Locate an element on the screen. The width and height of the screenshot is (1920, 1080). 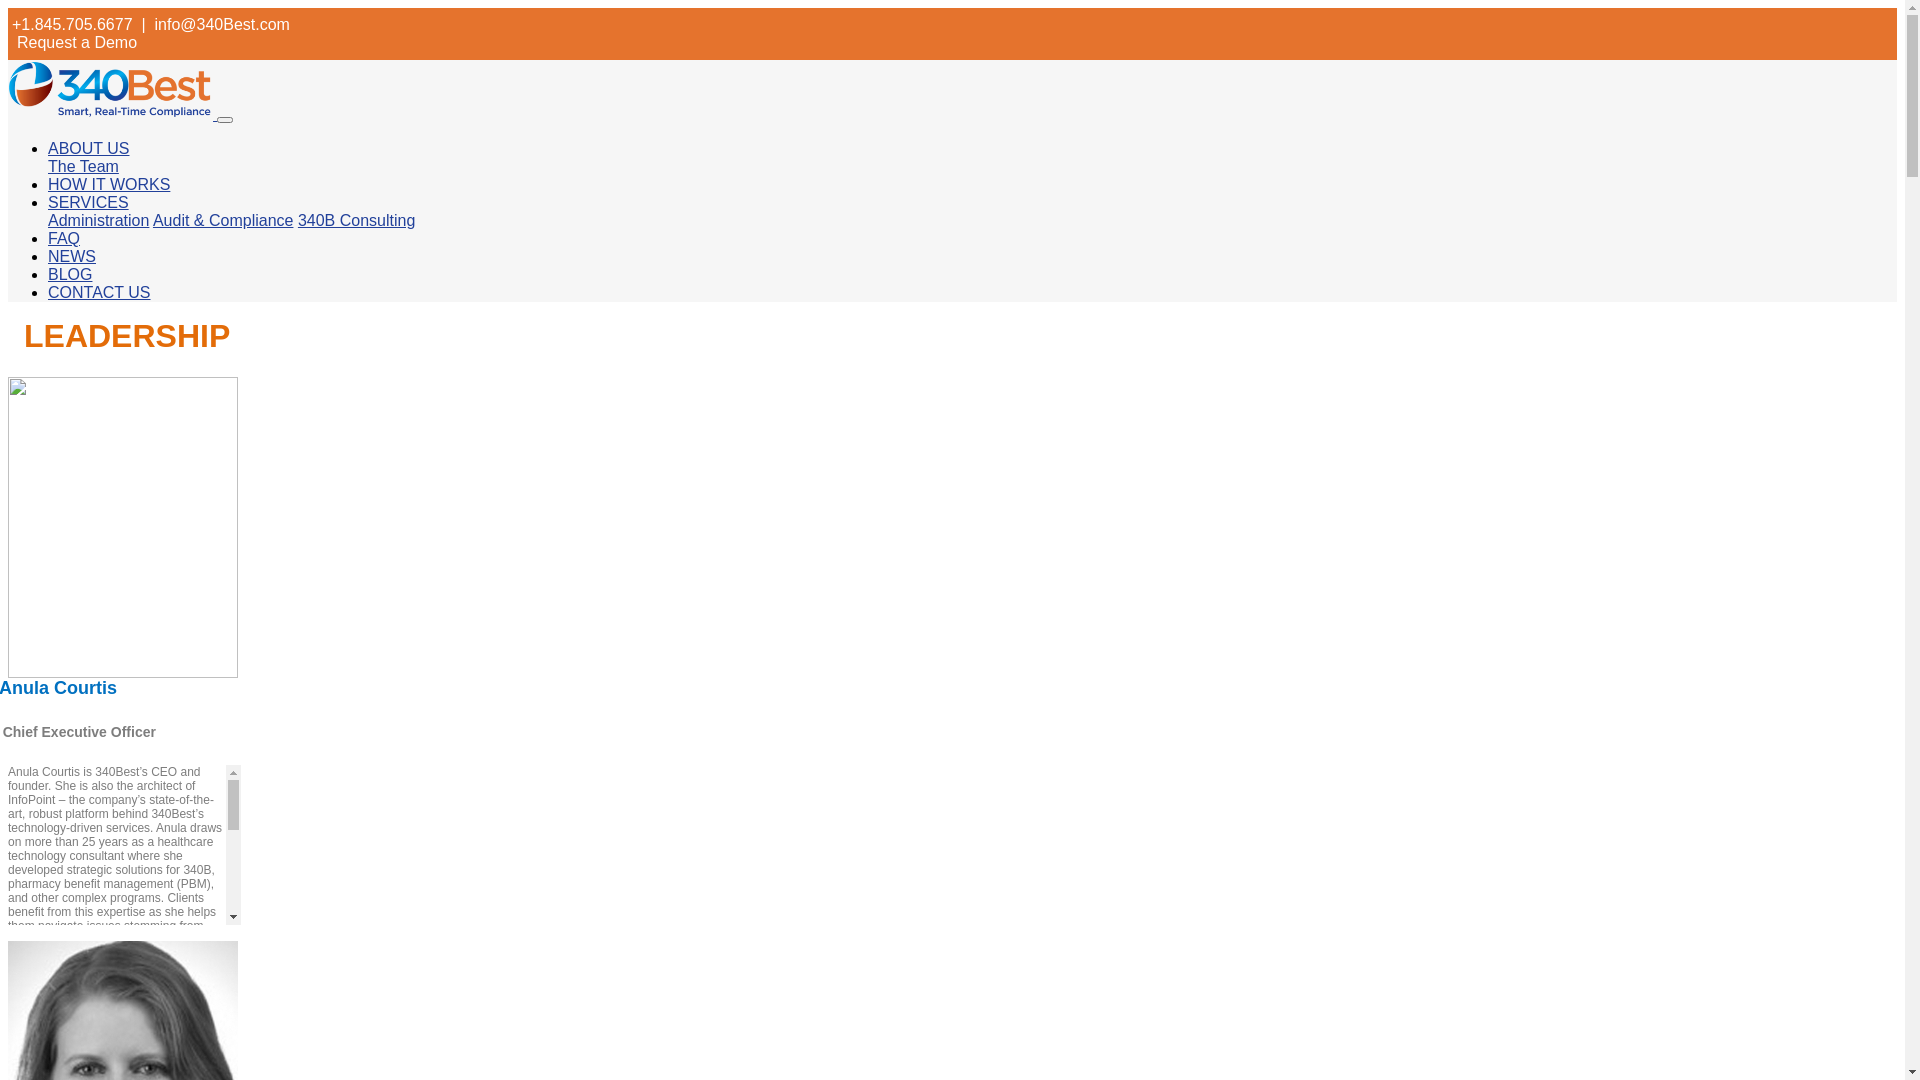
'info@340Best.com' is located at coordinates (221, 24).